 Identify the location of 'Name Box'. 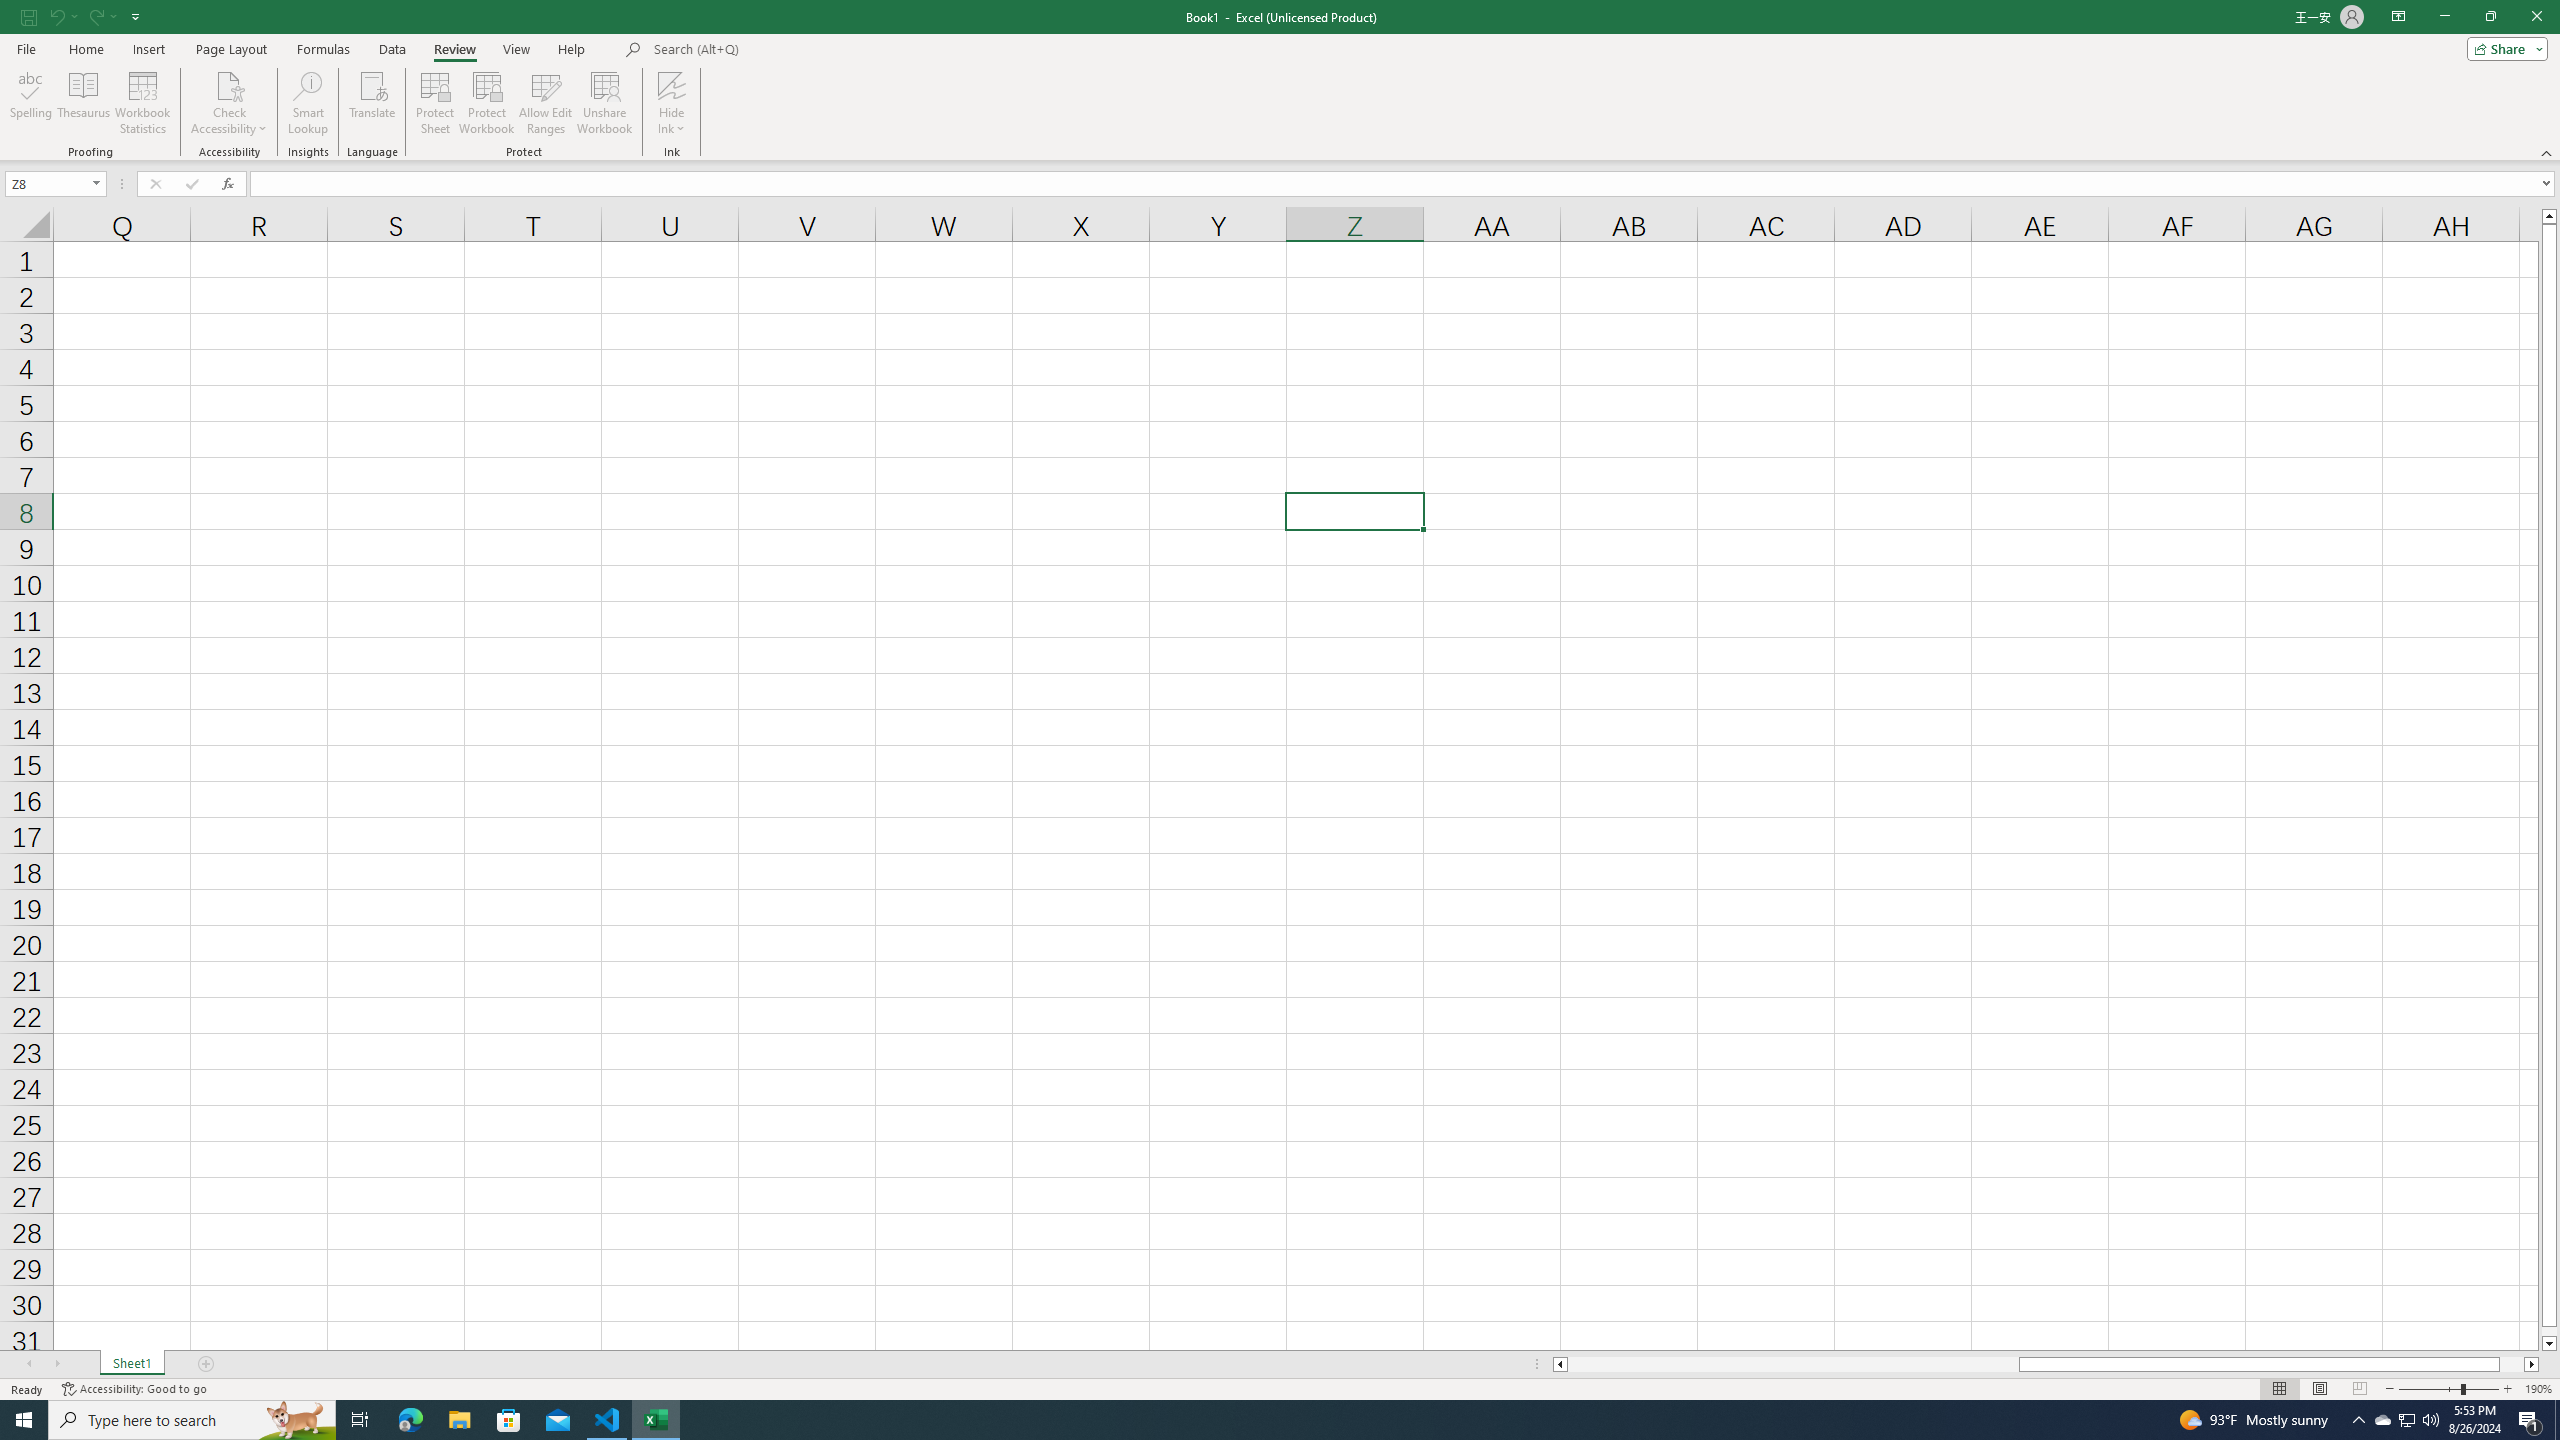
(48, 183).